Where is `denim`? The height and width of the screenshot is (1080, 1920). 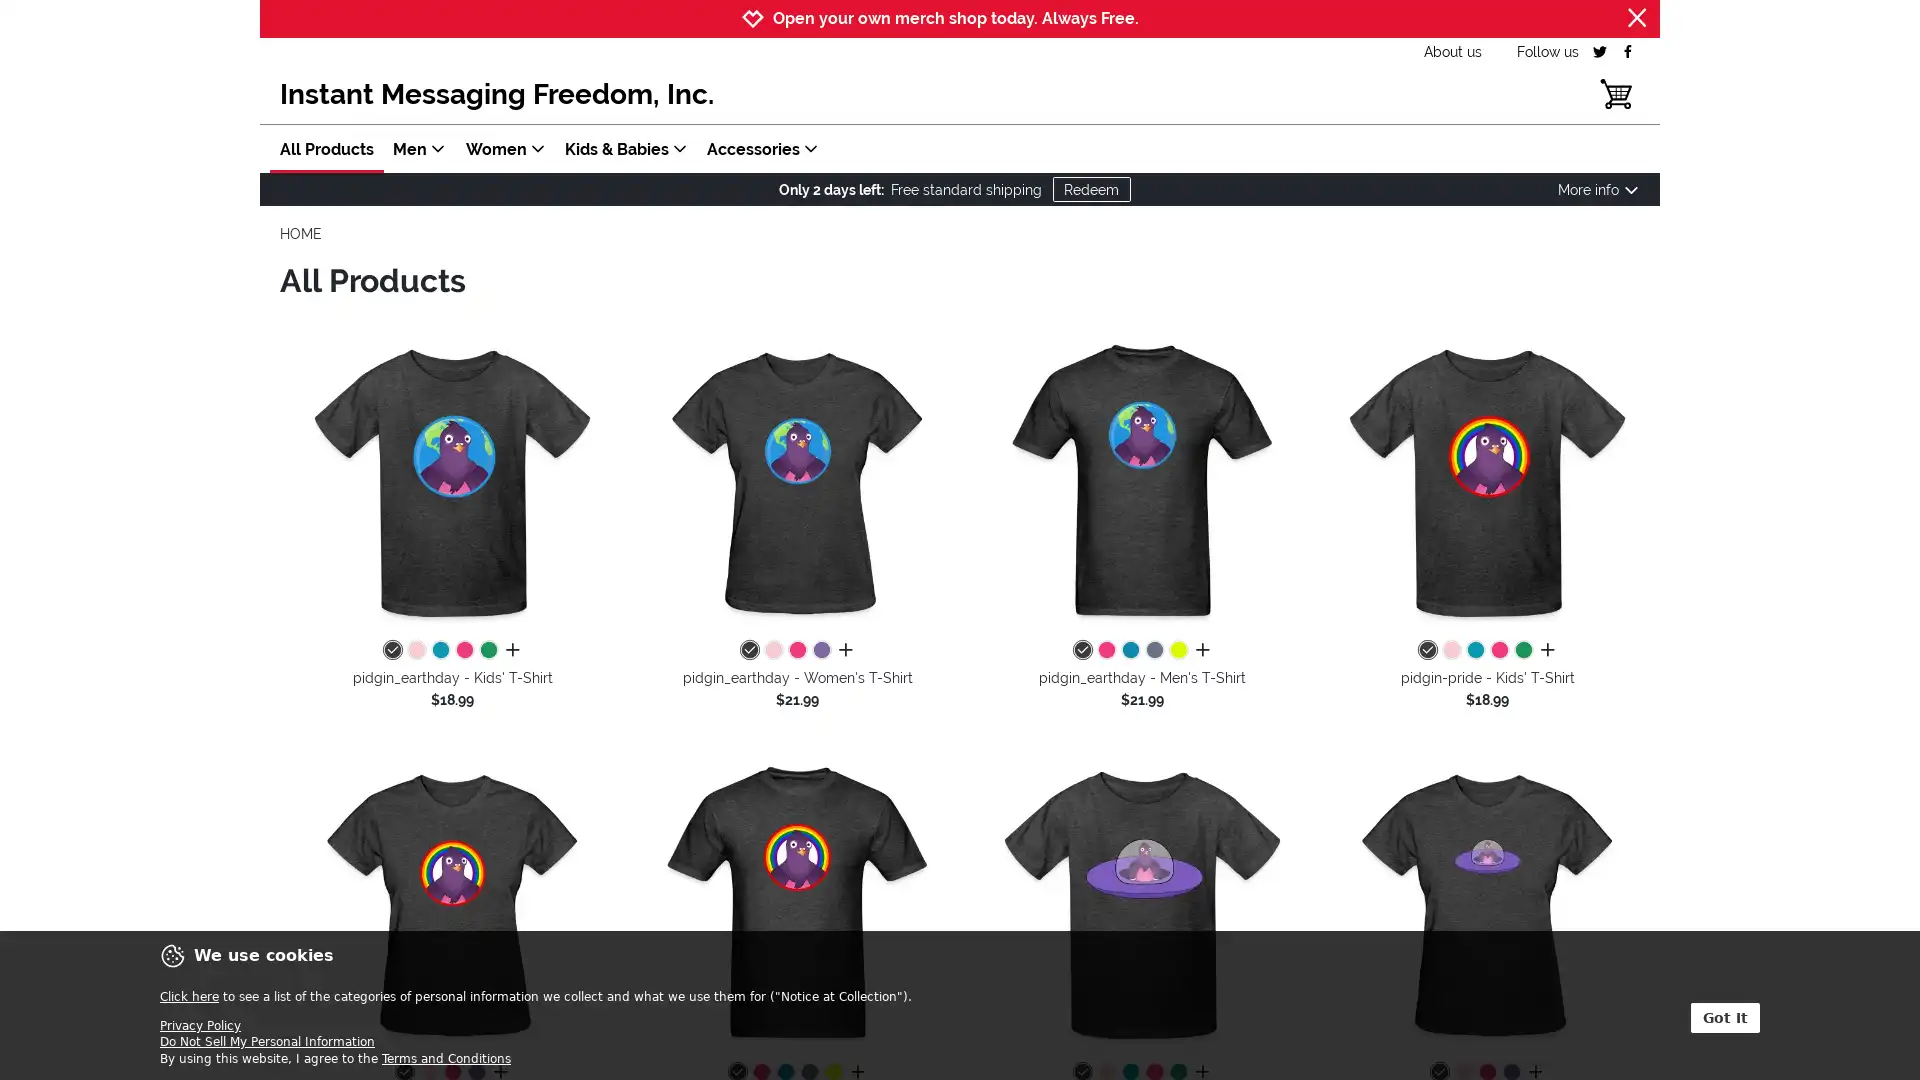 denim is located at coordinates (1153, 651).